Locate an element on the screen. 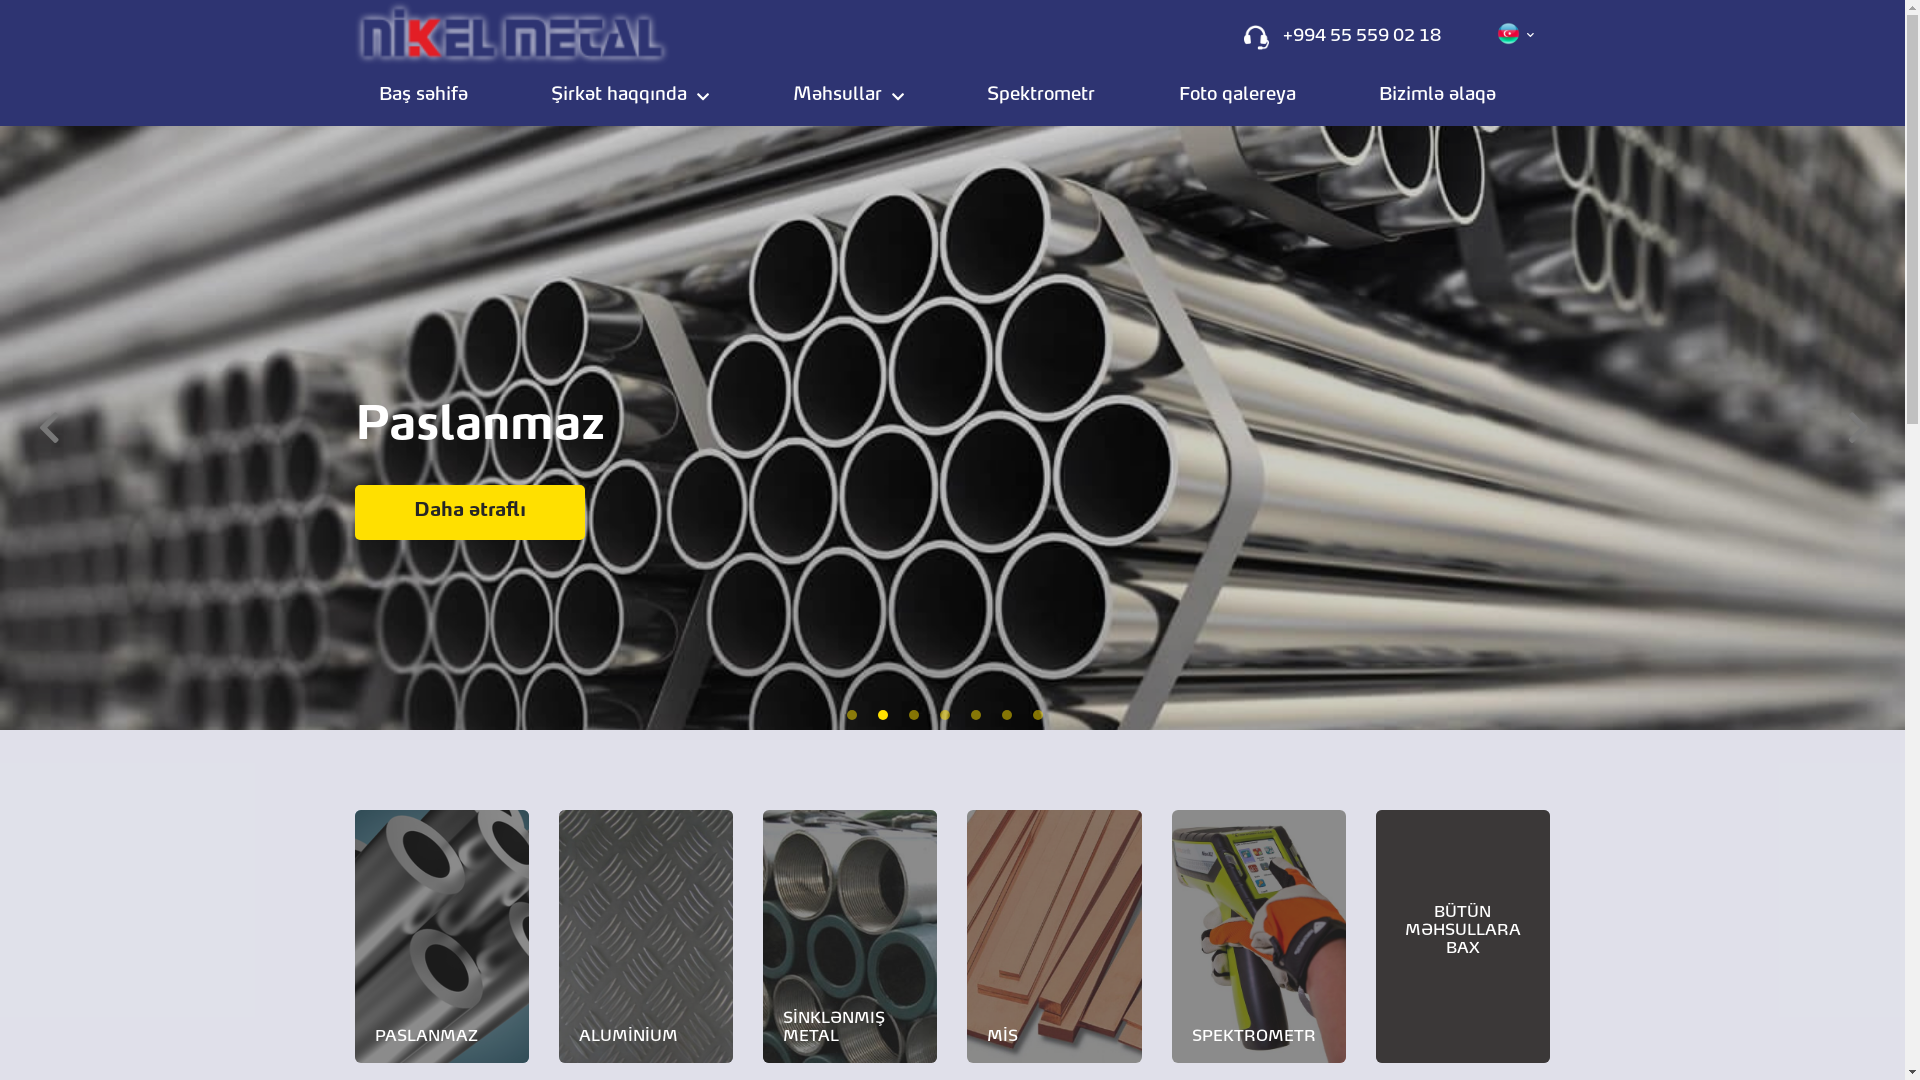 The image size is (1920, 1080). 'Previous' is located at coordinates (47, 414).